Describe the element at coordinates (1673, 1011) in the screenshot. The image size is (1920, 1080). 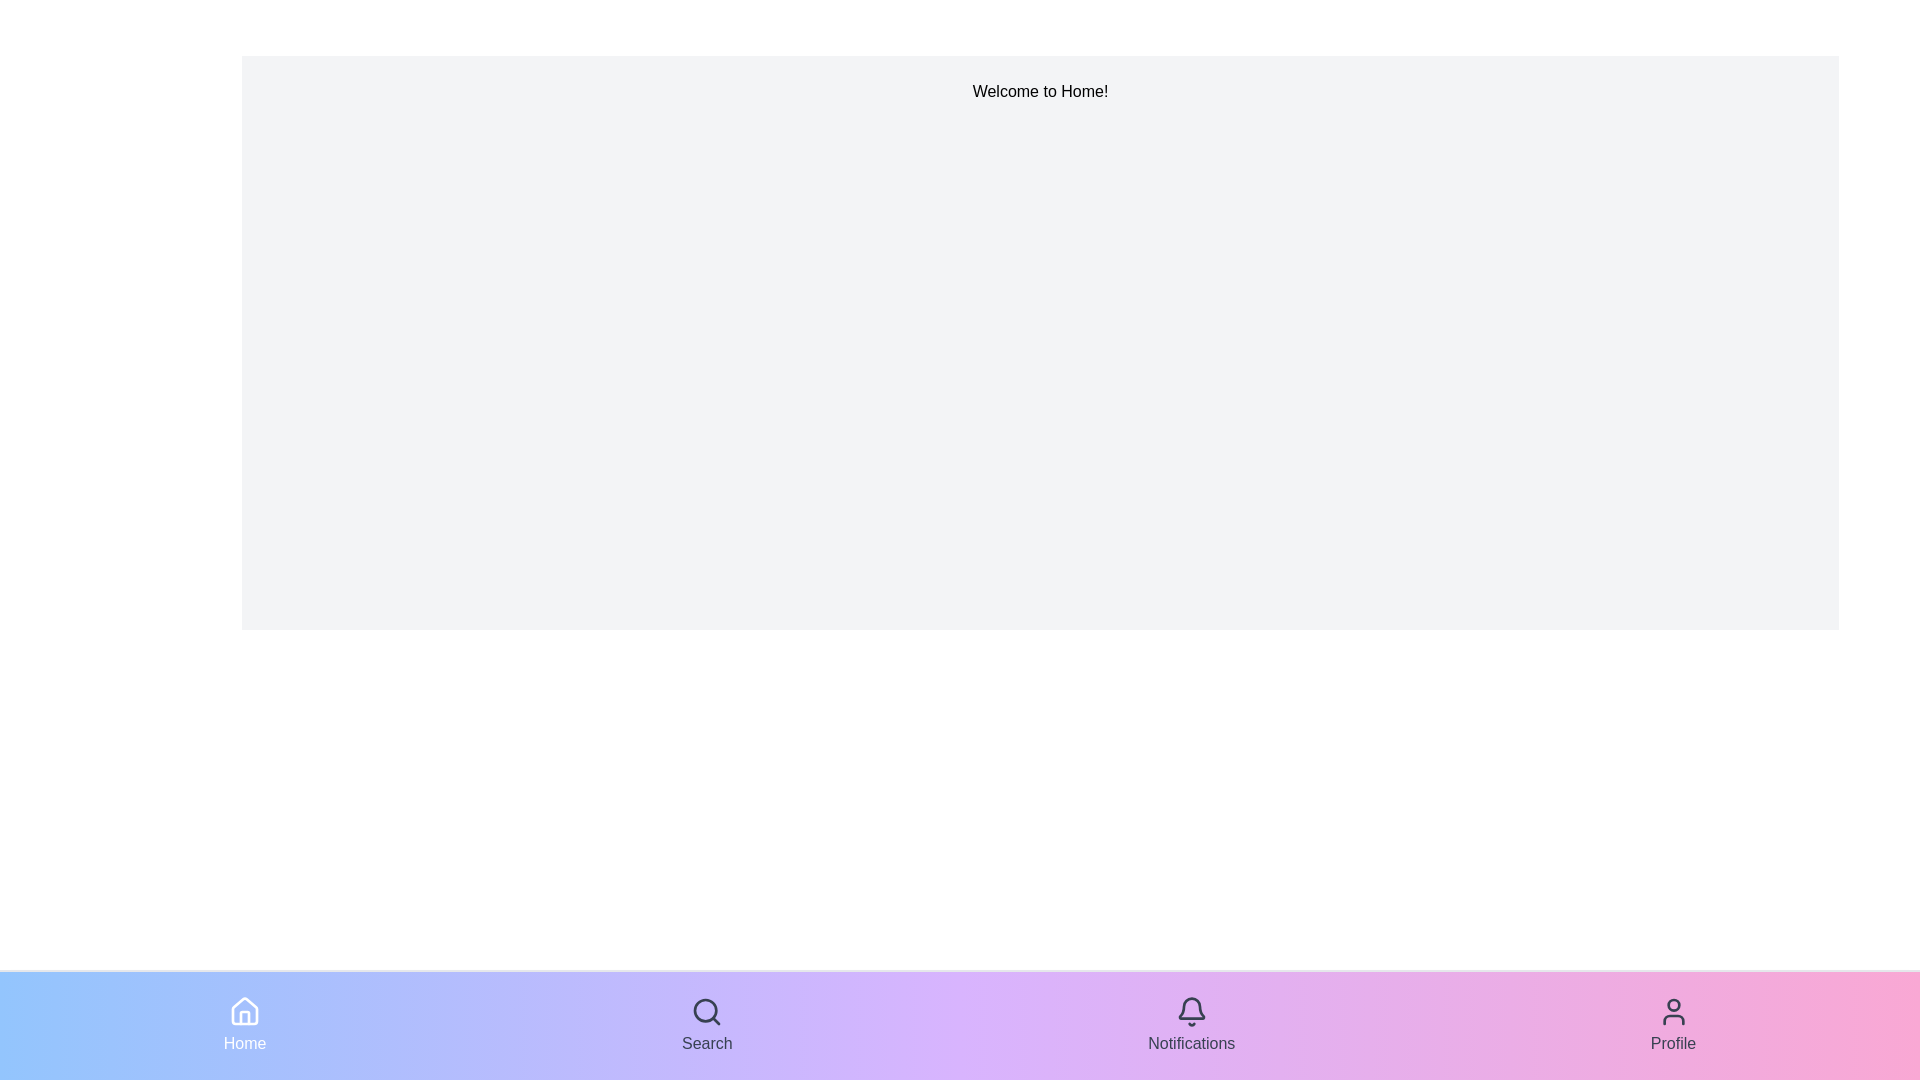
I see `the user's profile icon located at the top of the bottom-right corner navigation bar` at that location.